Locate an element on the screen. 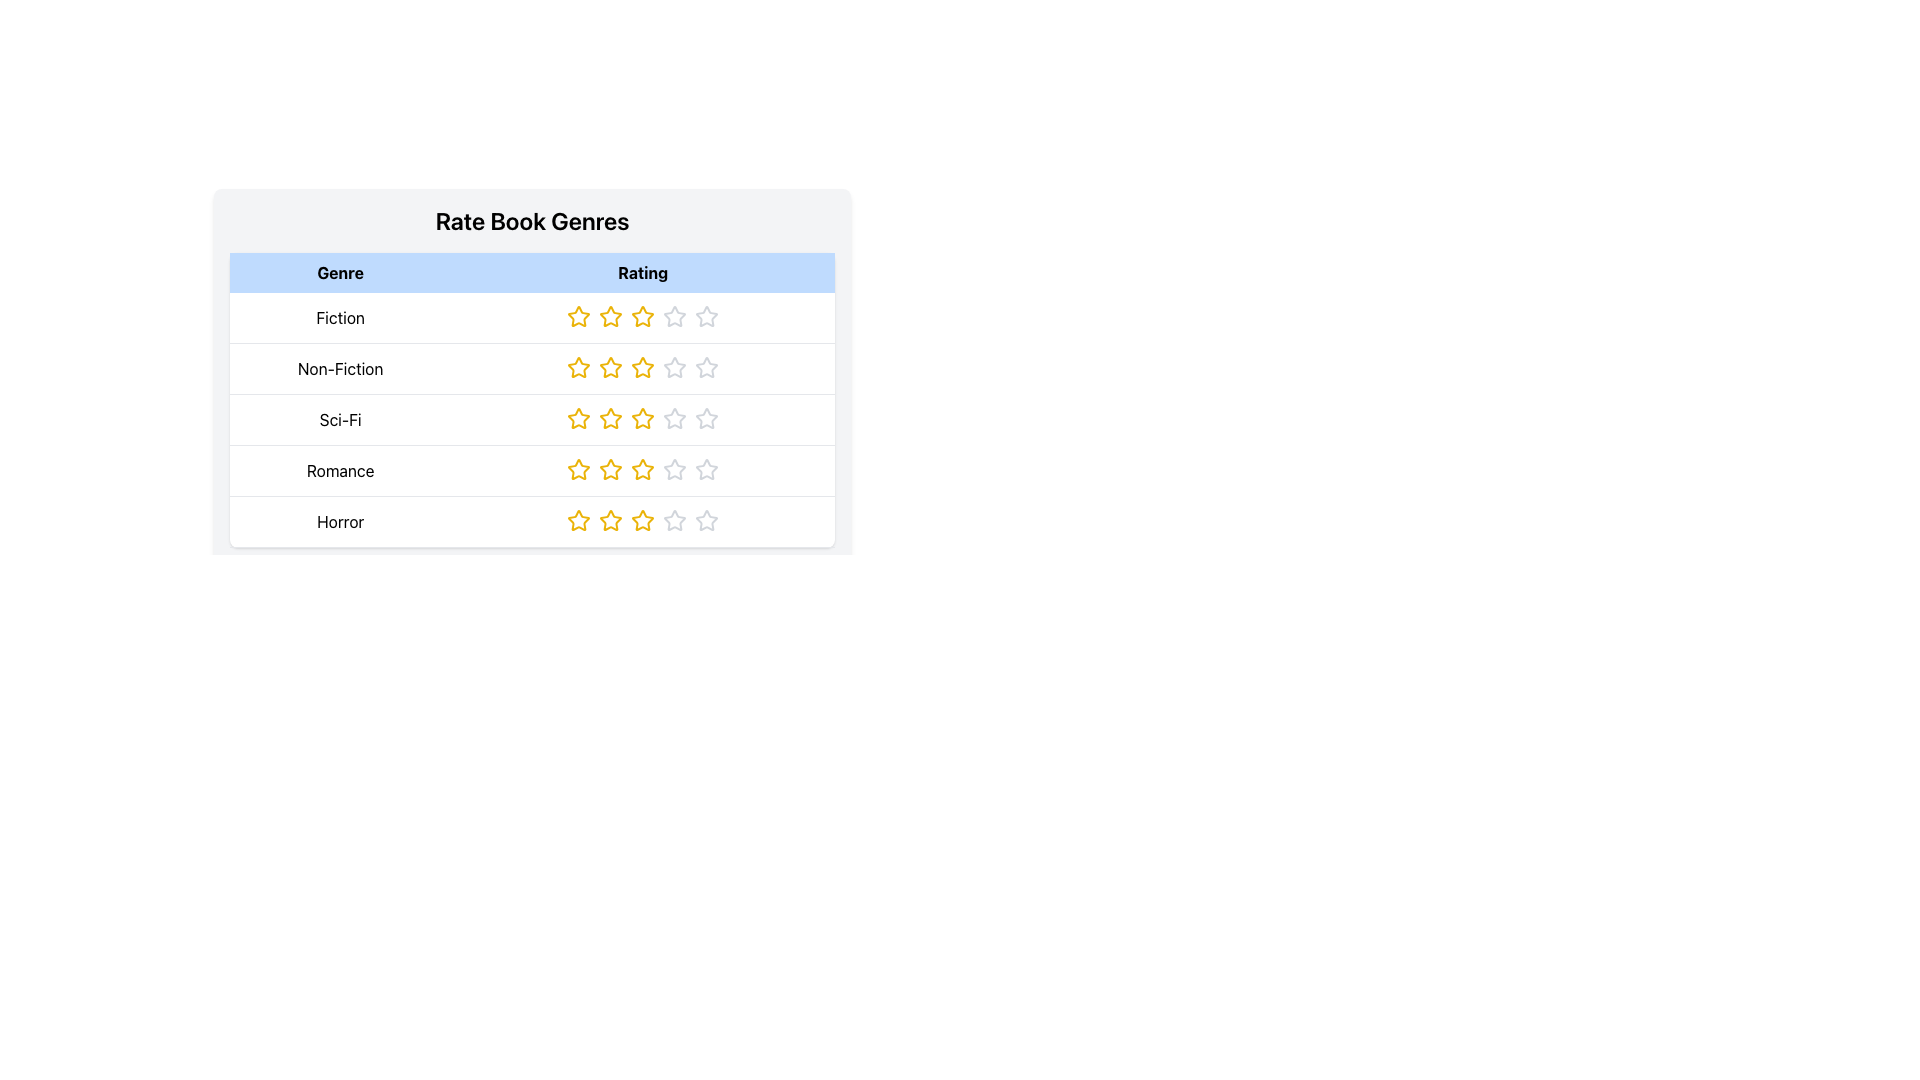 This screenshot has width=1920, height=1080. the fourth star-shaped icon in the 'Rating' column of the 'Romance' row to rate it is located at coordinates (675, 470).